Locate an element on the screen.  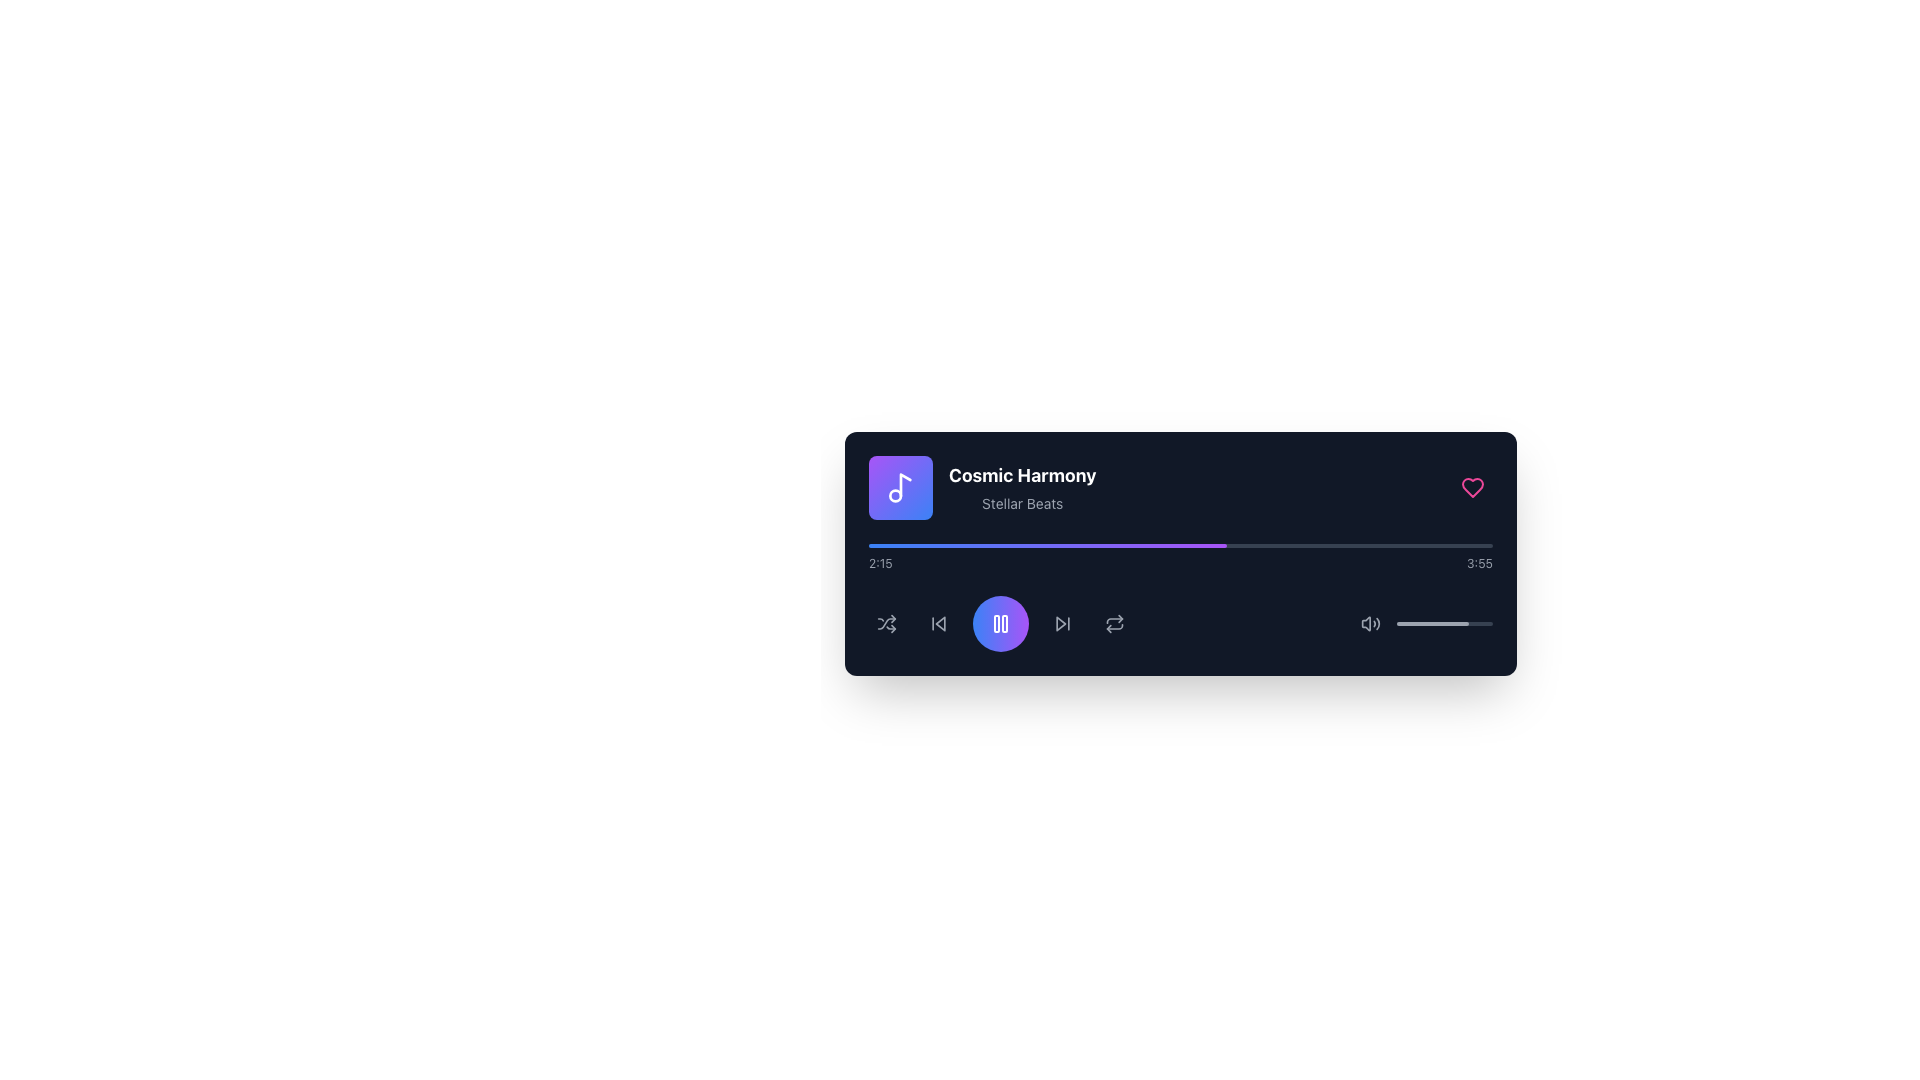
playback time is located at coordinates (1357, 546).